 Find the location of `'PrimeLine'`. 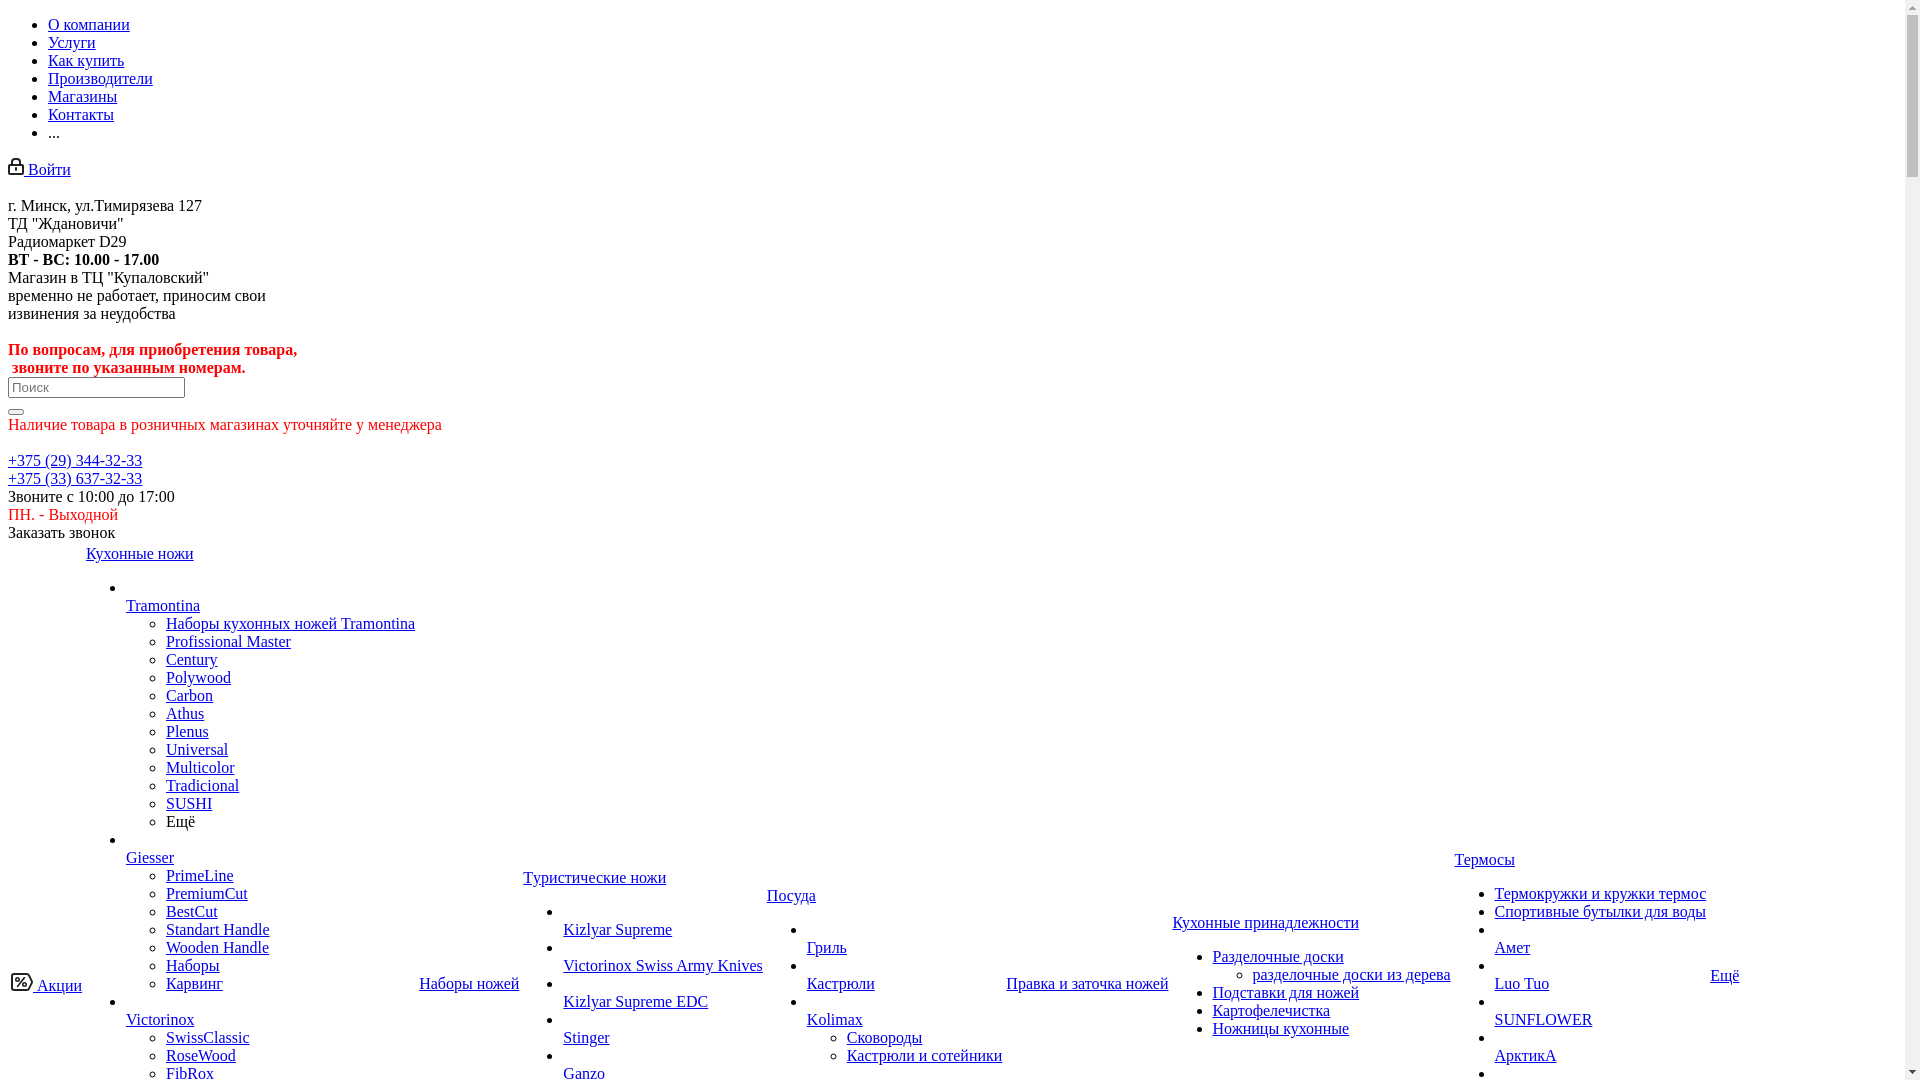

'PrimeLine' is located at coordinates (200, 874).